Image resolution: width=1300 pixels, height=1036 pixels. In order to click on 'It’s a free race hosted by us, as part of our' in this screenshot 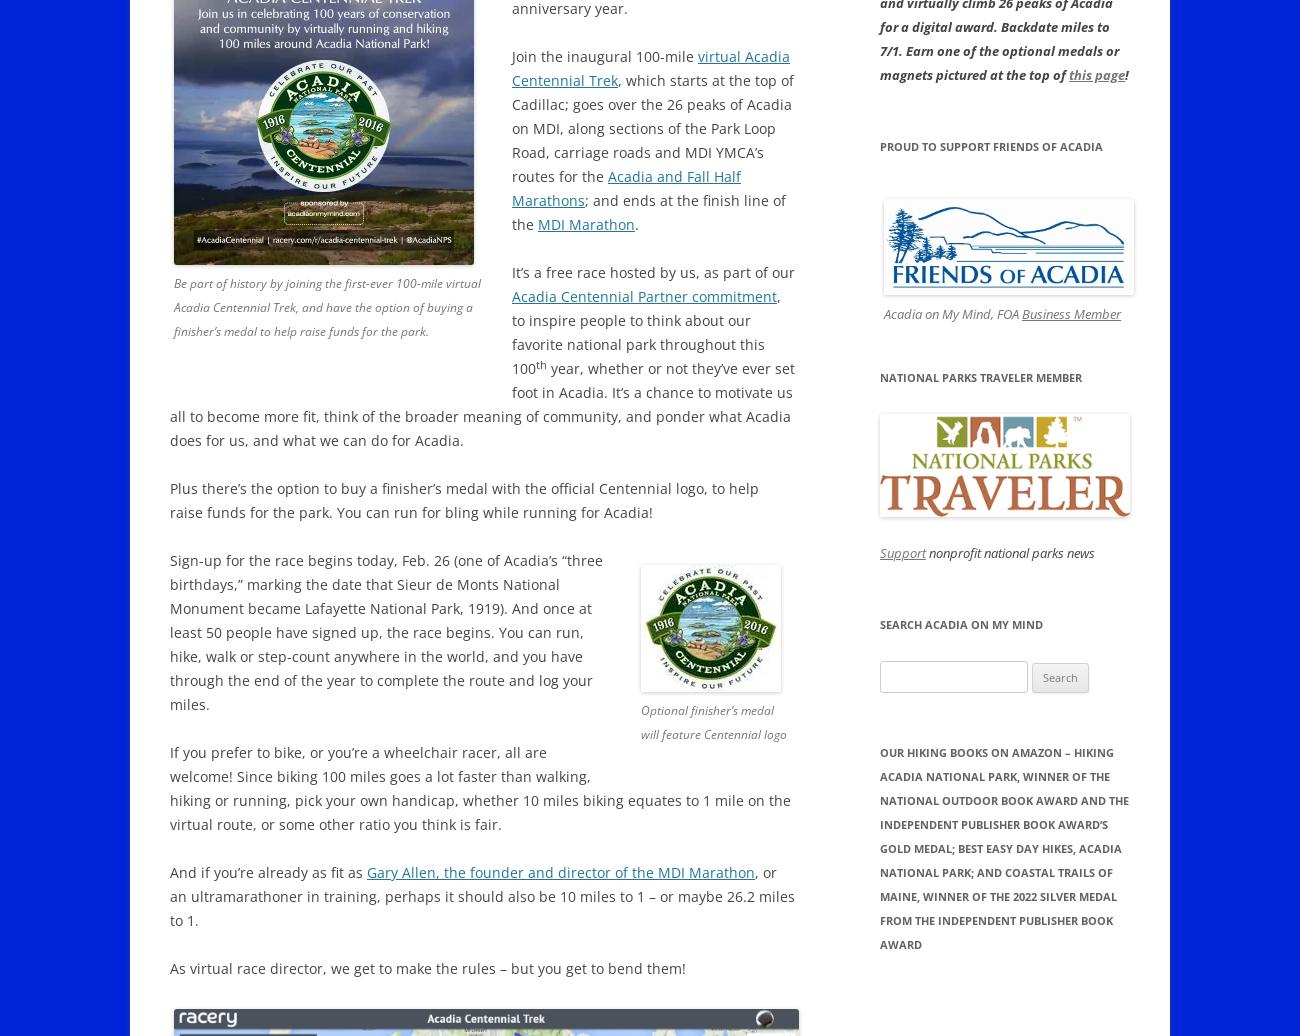, I will do `click(652, 272)`.